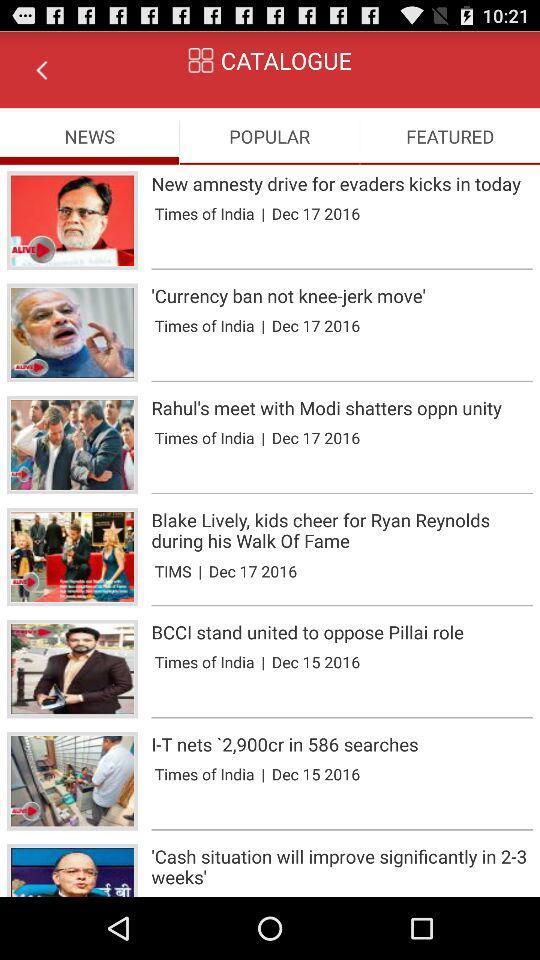  What do you see at coordinates (341, 829) in the screenshot?
I see `item below times of india app` at bounding box center [341, 829].